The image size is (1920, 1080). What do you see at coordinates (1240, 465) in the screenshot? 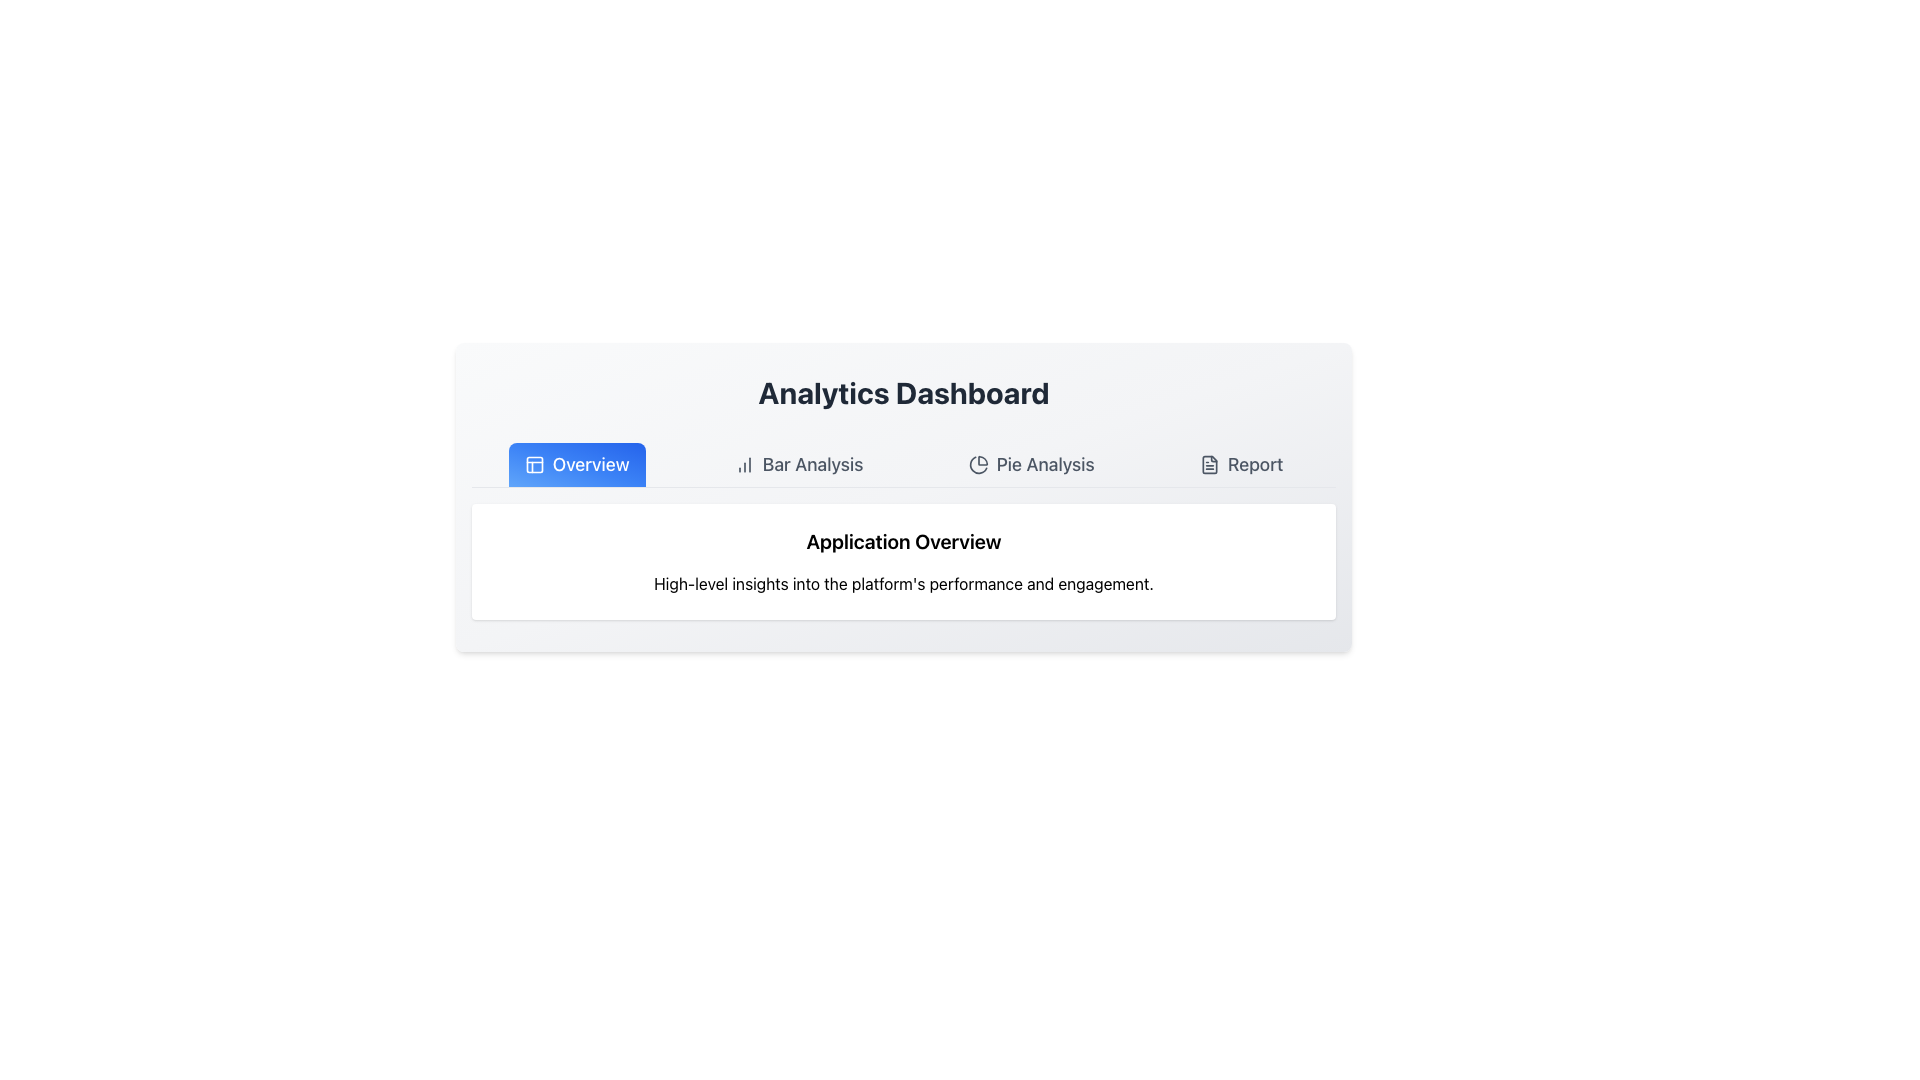
I see `the fourth button in the horizontal menu at the top of the interface` at bounding box center [1240, 465].